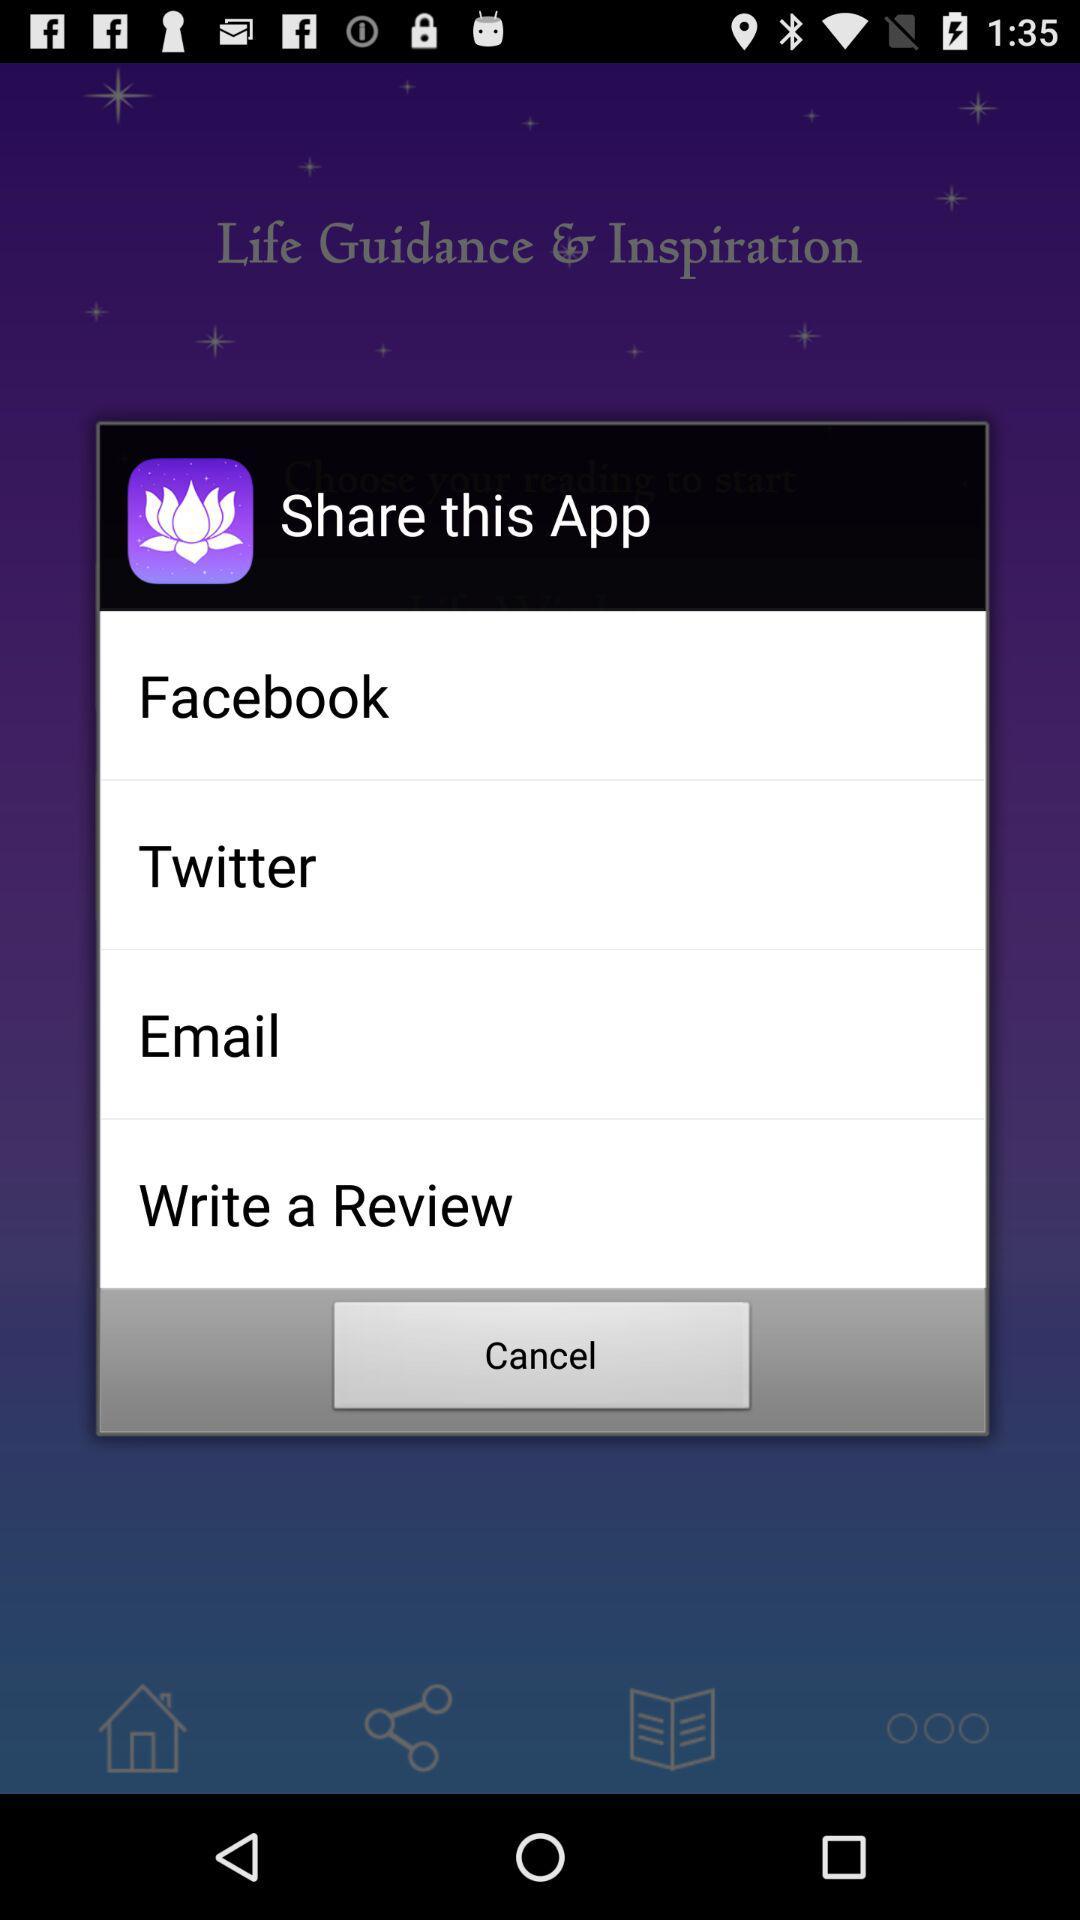  What do you see at coordinates (542, 1360) in the screenshot?
I see `button at the bottom` at bounding box center [542, 1360].